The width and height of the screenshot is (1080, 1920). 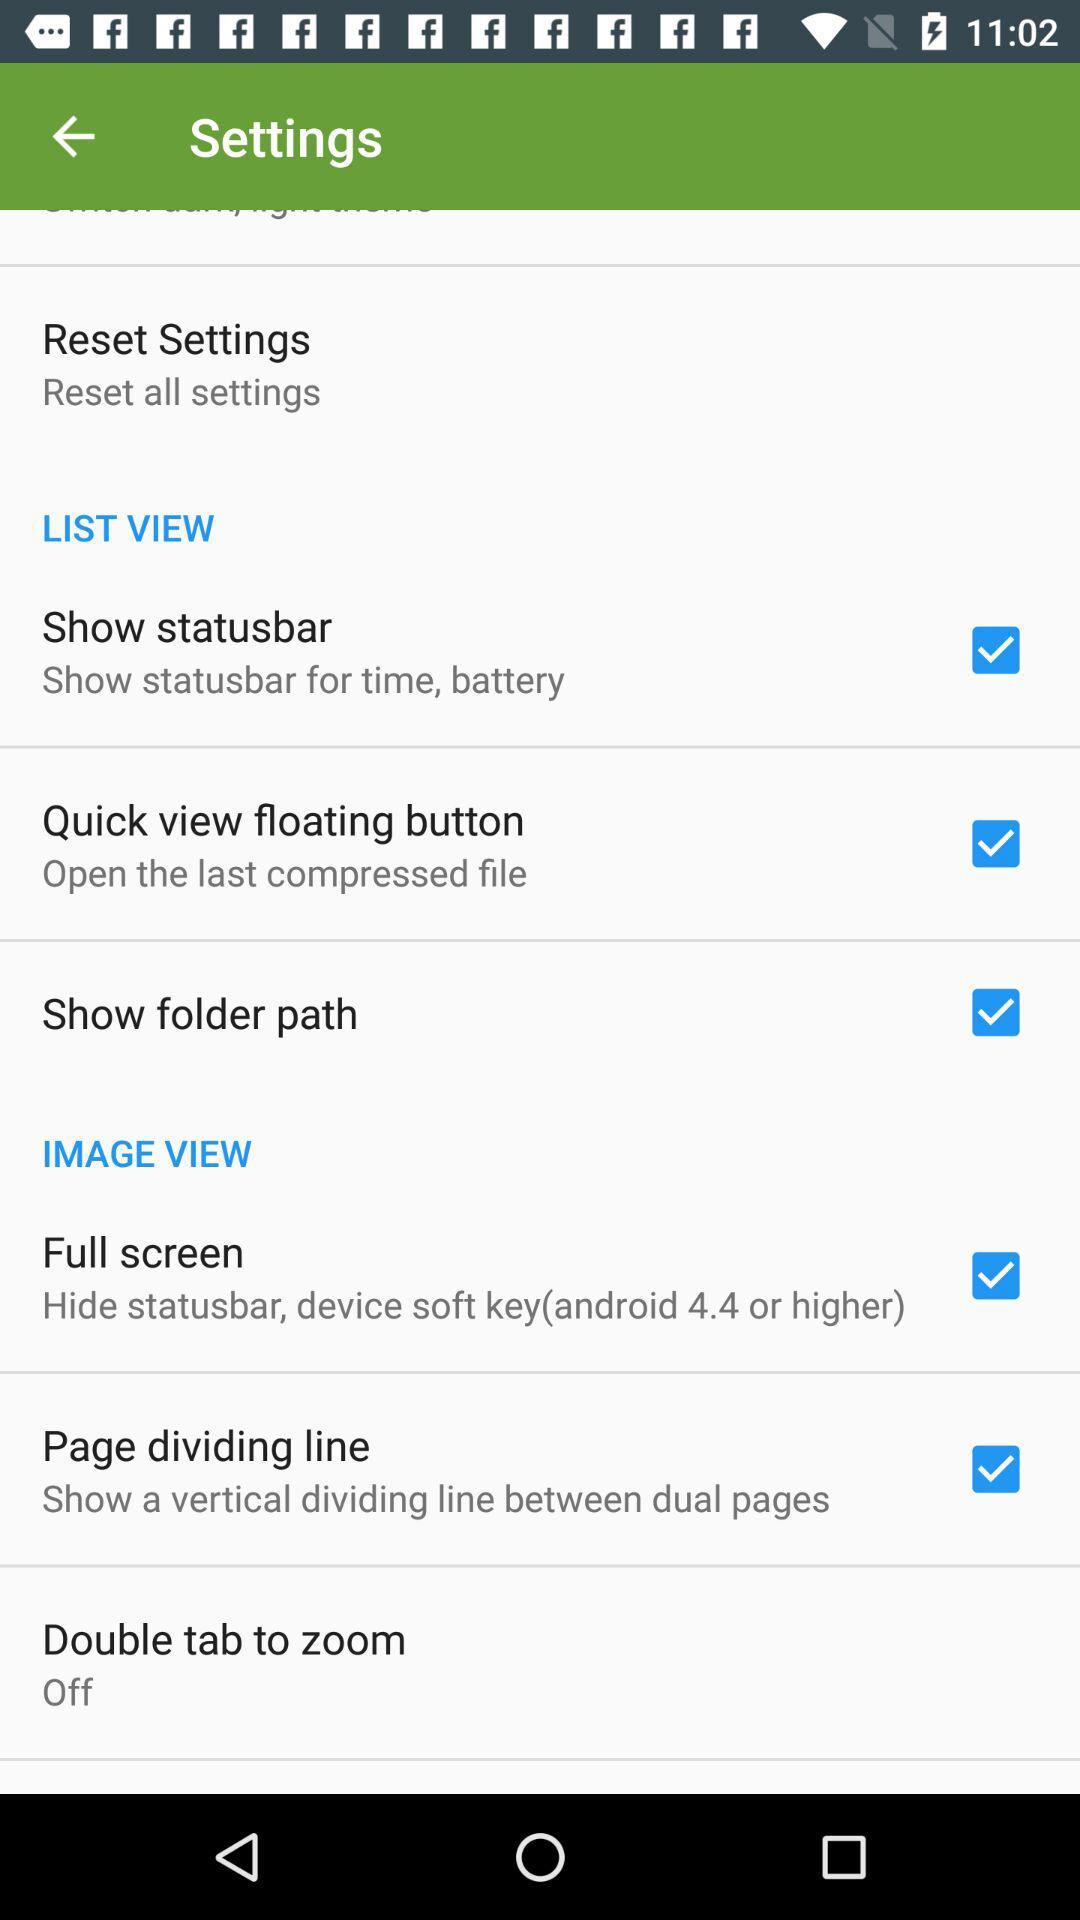 I want to click on item below open the last item, so click(x=200, y=1012).